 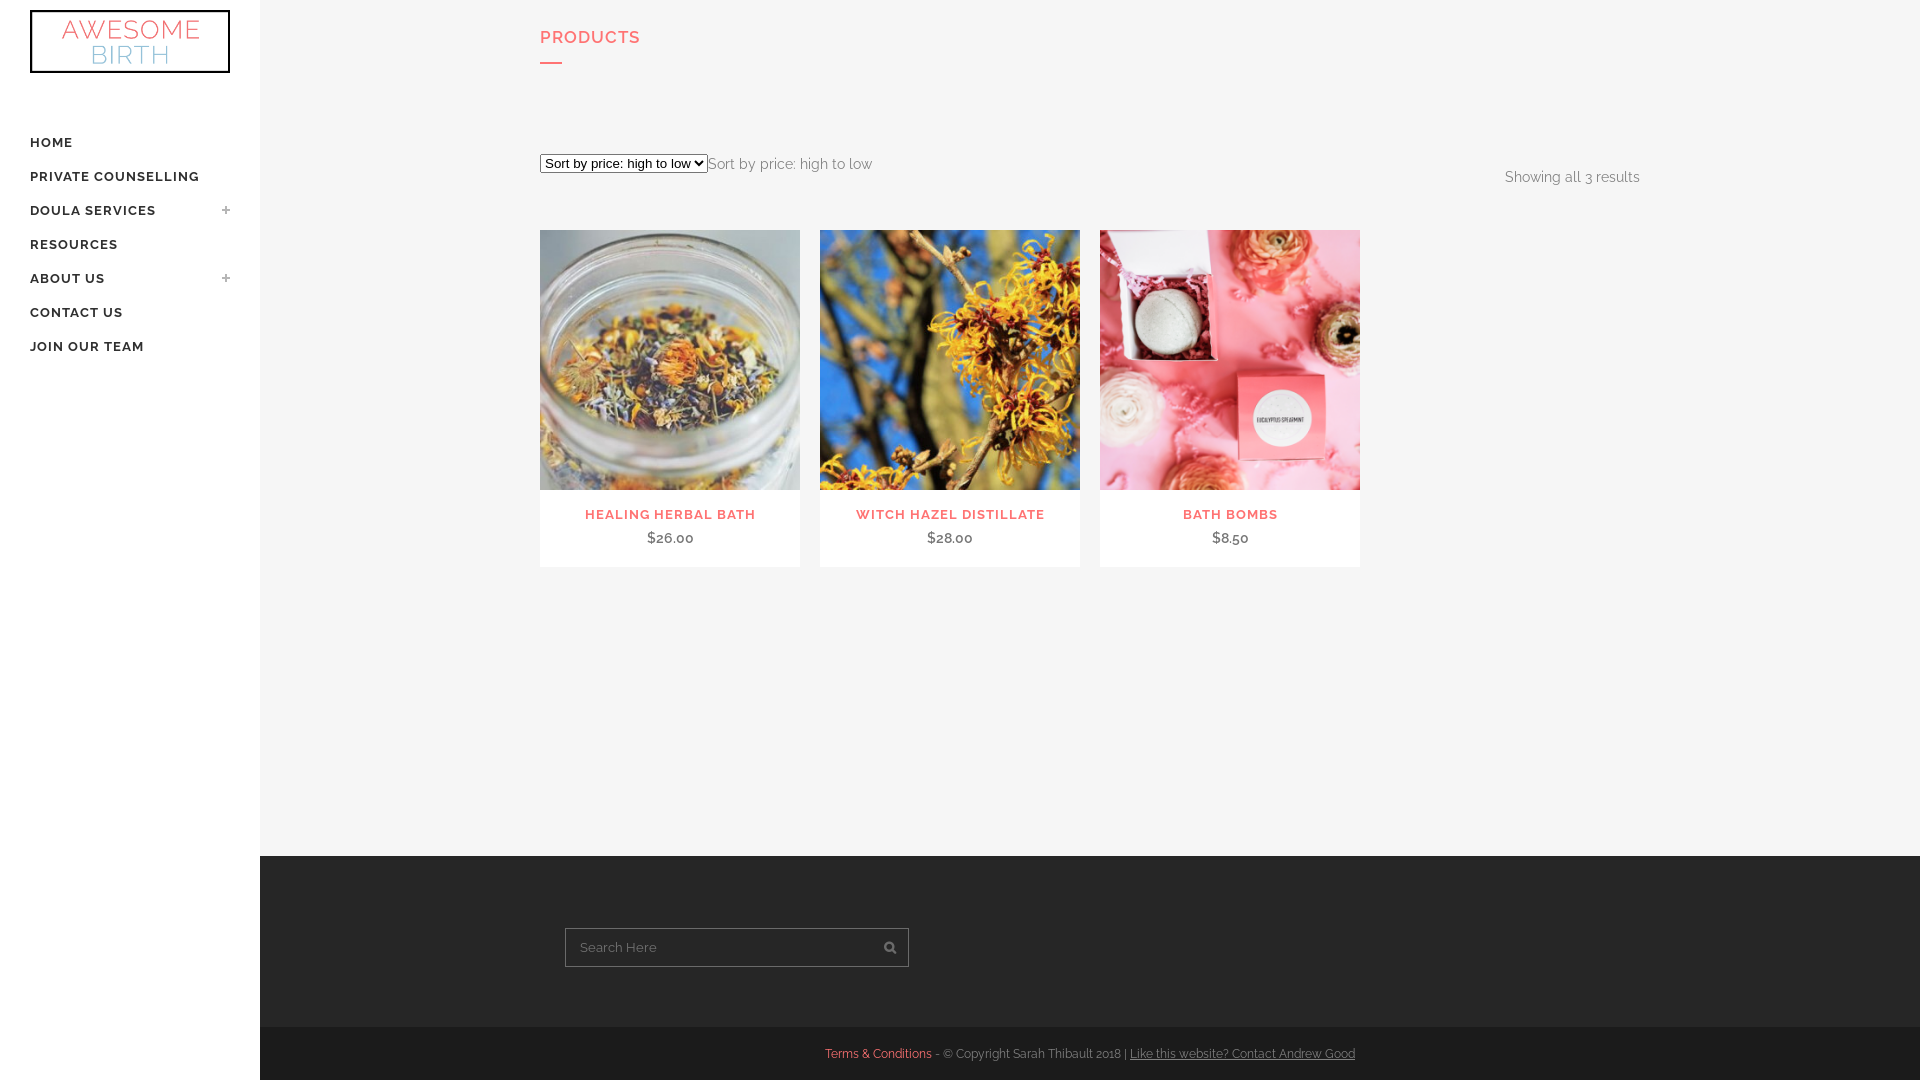 What do you see at coordinates (128, 141) in the screenshot?
I see `'HOME'` at bounding box center [128, 141].